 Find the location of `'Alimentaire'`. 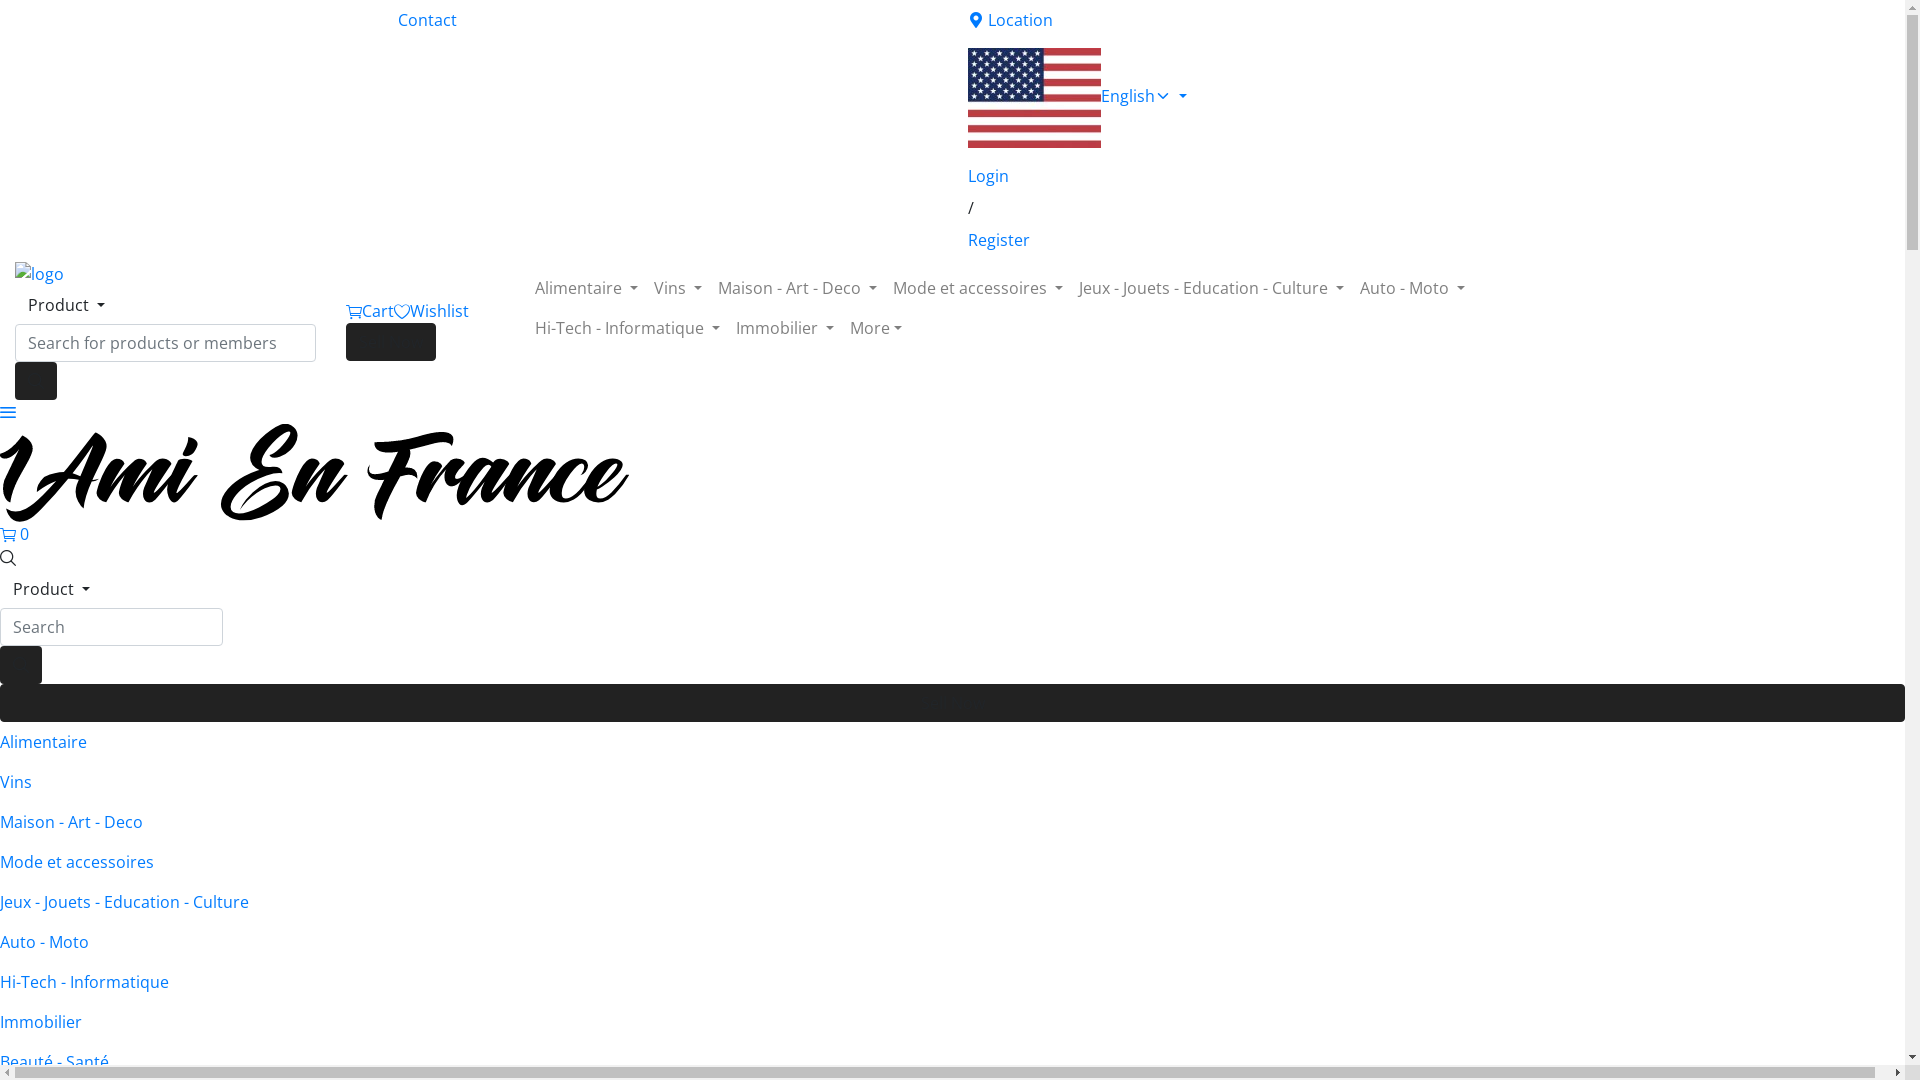

'Alimentaire' is located at coordinates (951, 741).